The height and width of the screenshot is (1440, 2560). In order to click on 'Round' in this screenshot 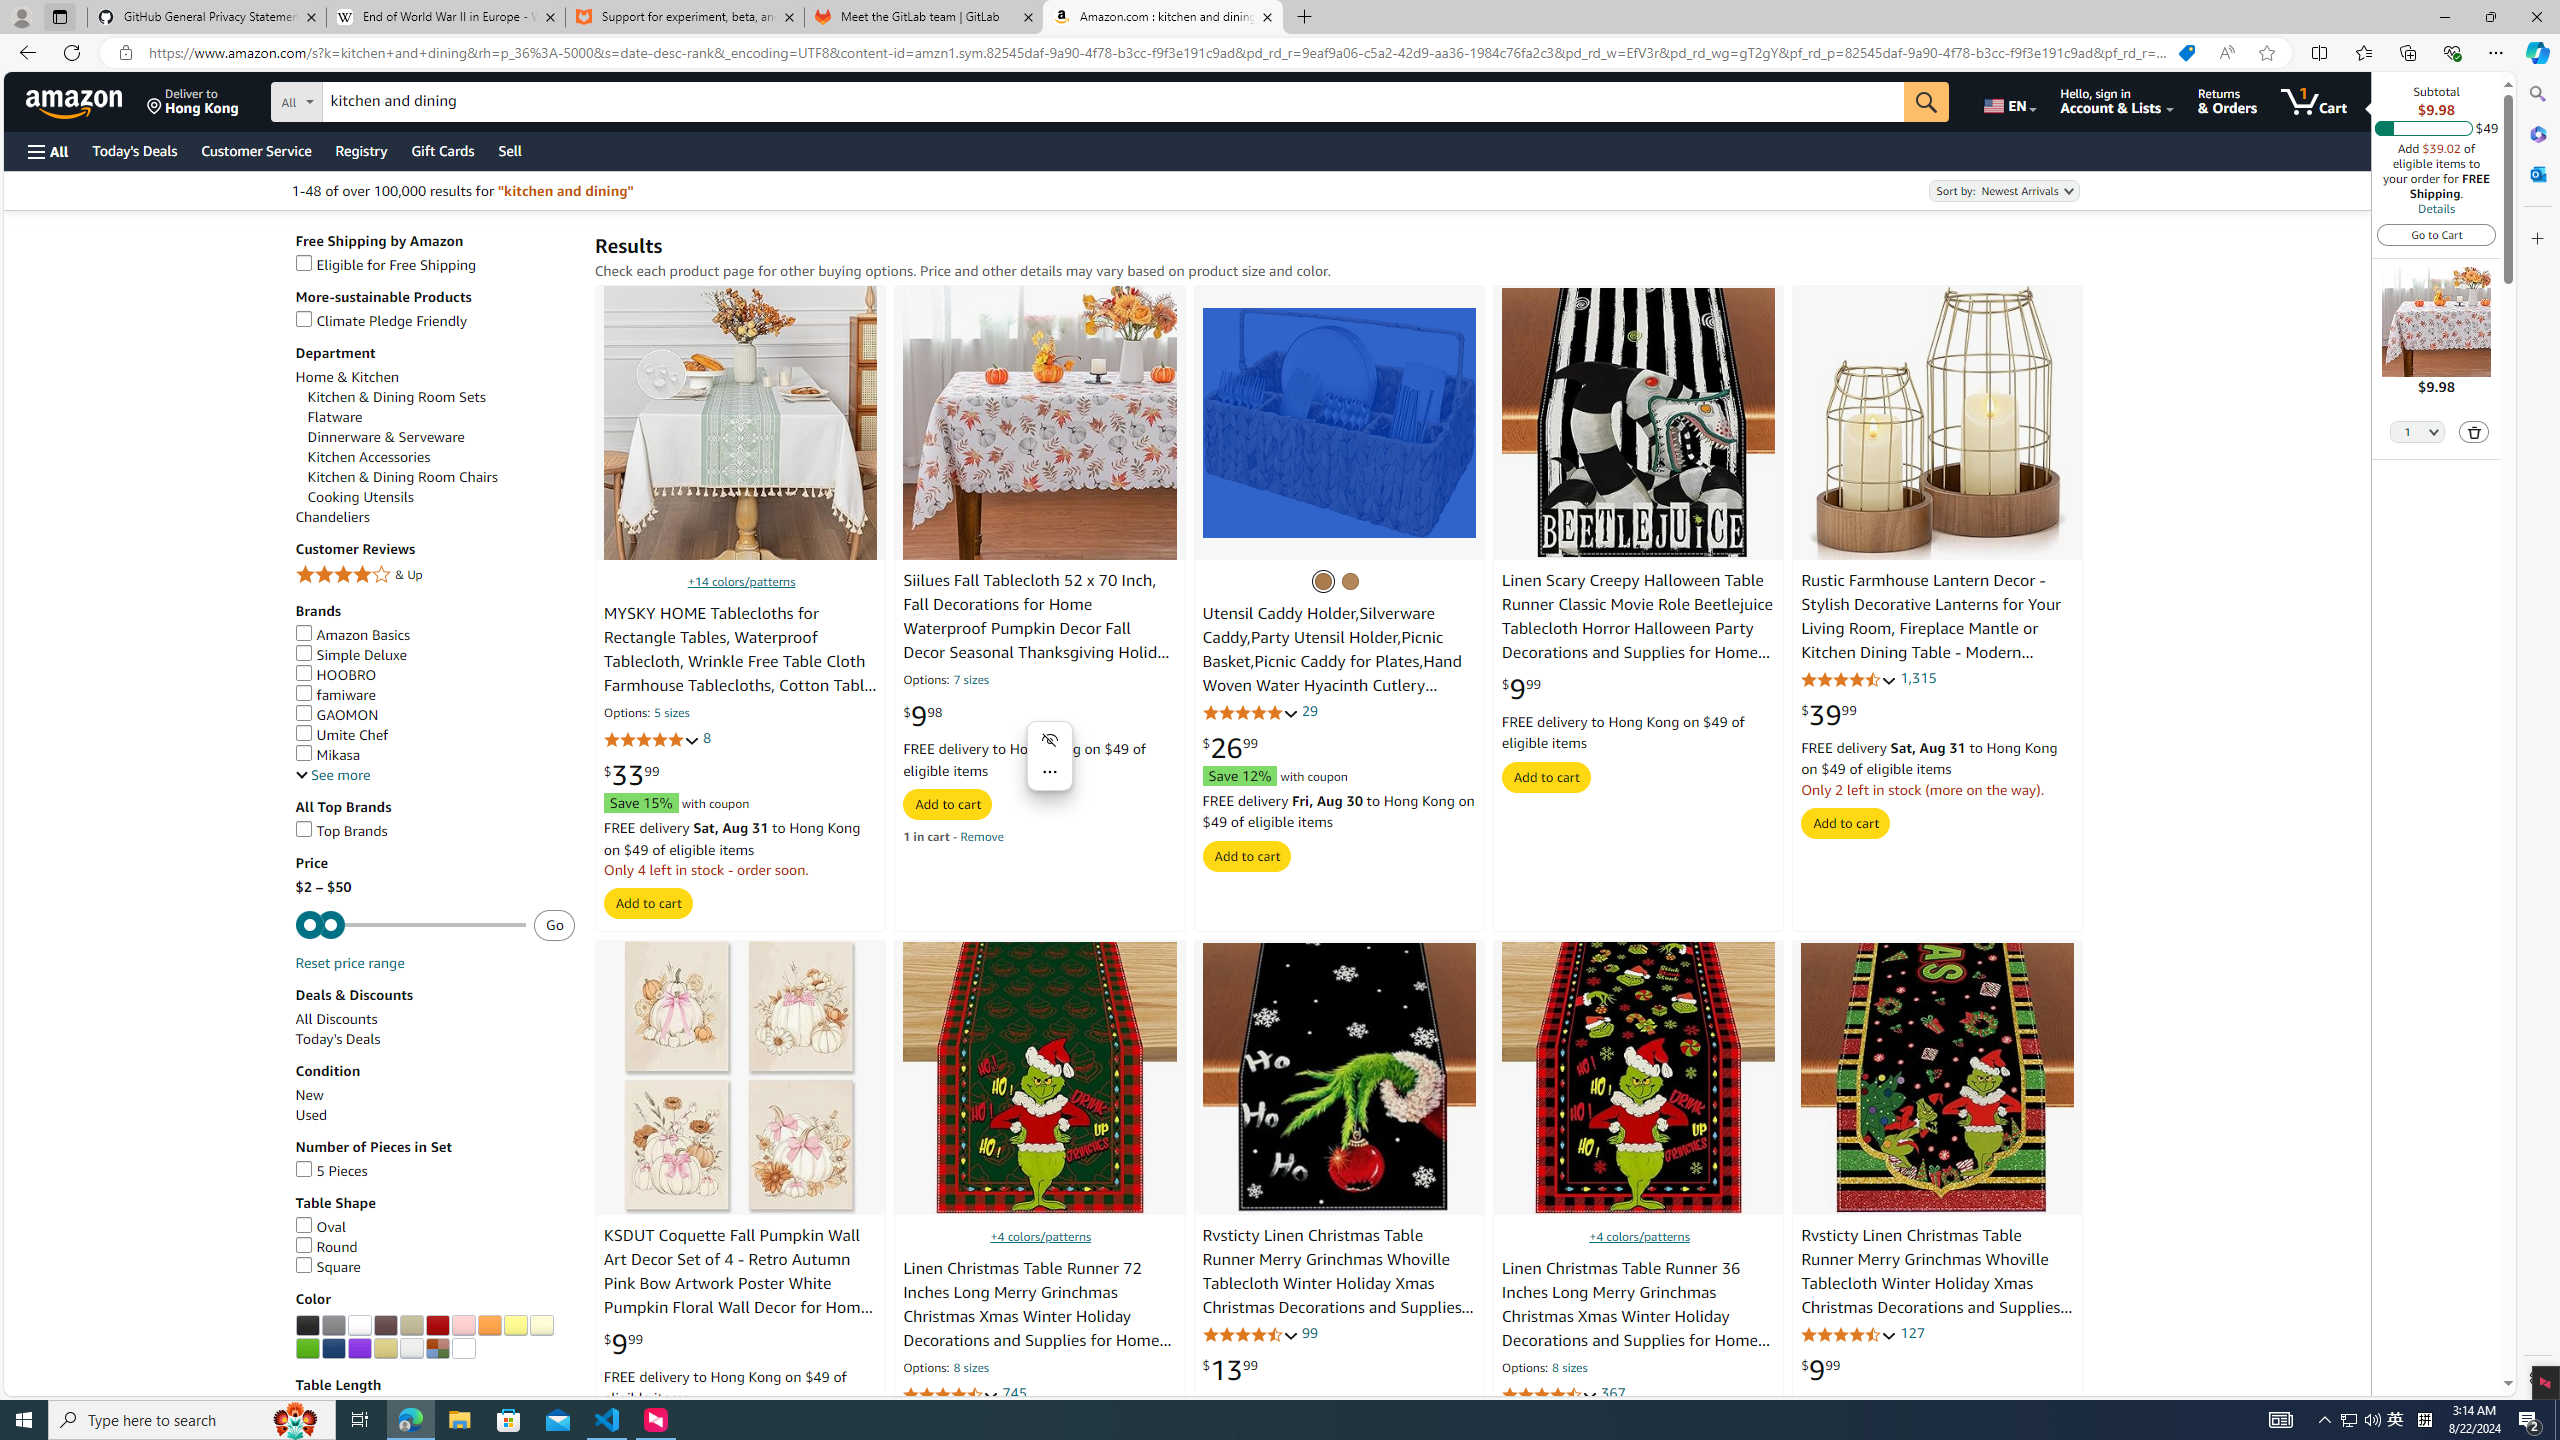, I will do `click(326, 1246)`.